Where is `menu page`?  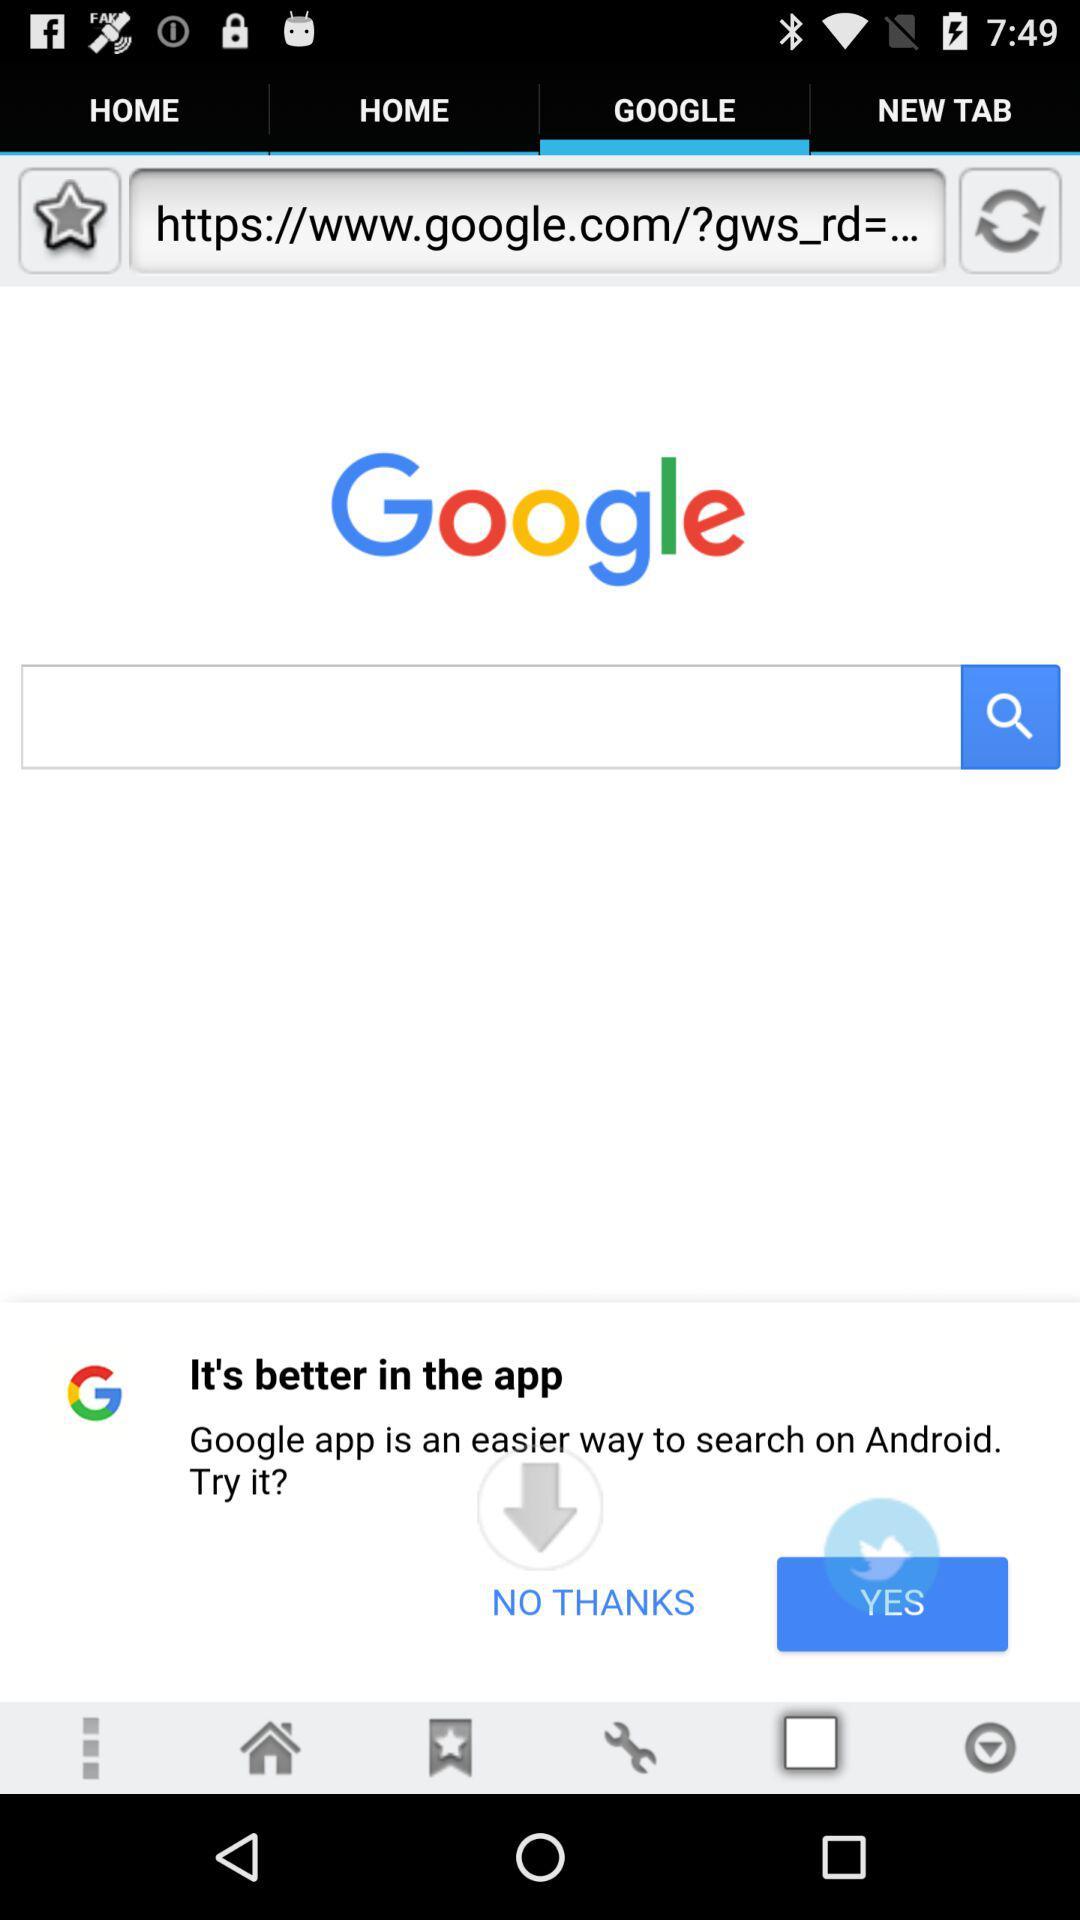 menu page is located at coordinates (270, 1746).